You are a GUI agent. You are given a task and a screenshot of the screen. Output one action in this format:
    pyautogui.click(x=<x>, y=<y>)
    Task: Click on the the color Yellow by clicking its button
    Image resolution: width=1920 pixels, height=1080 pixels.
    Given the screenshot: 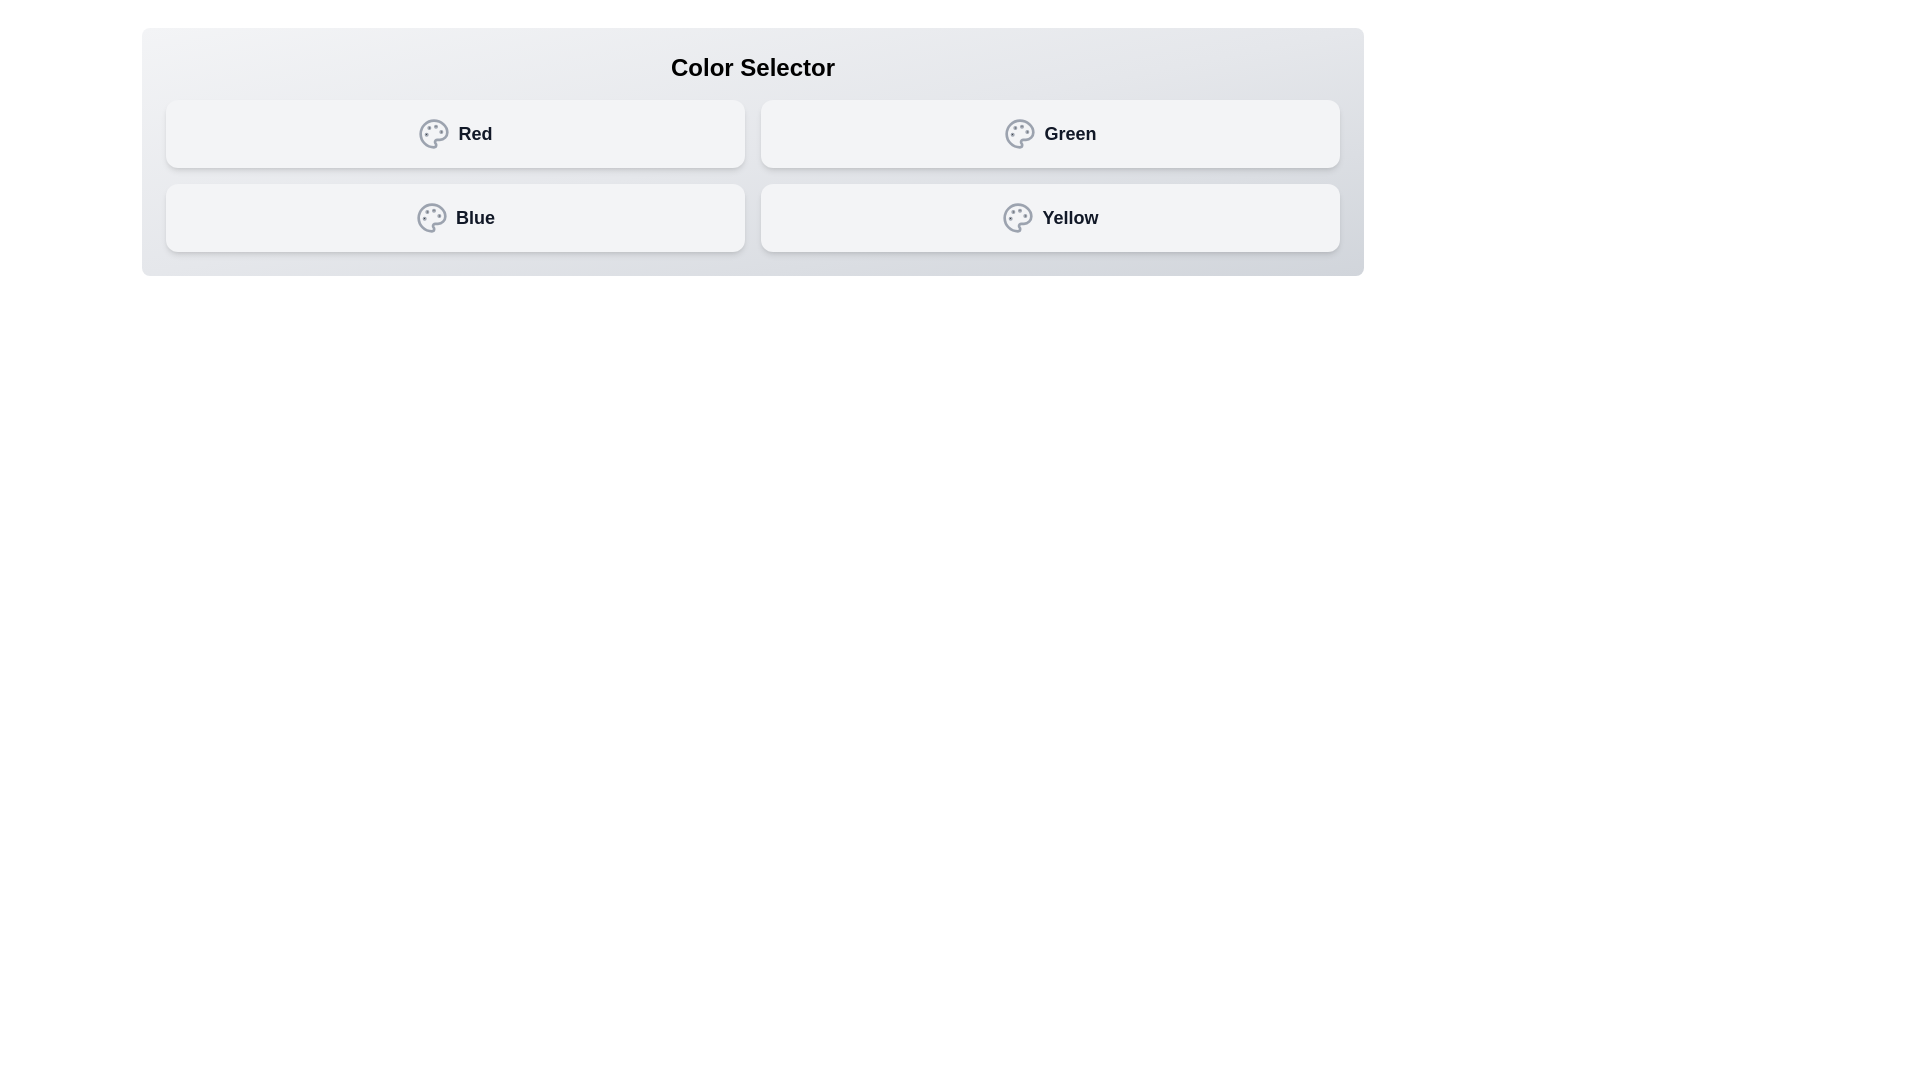 What is the action you would take?
    pyautogui.click(x=1049, y=218)
    